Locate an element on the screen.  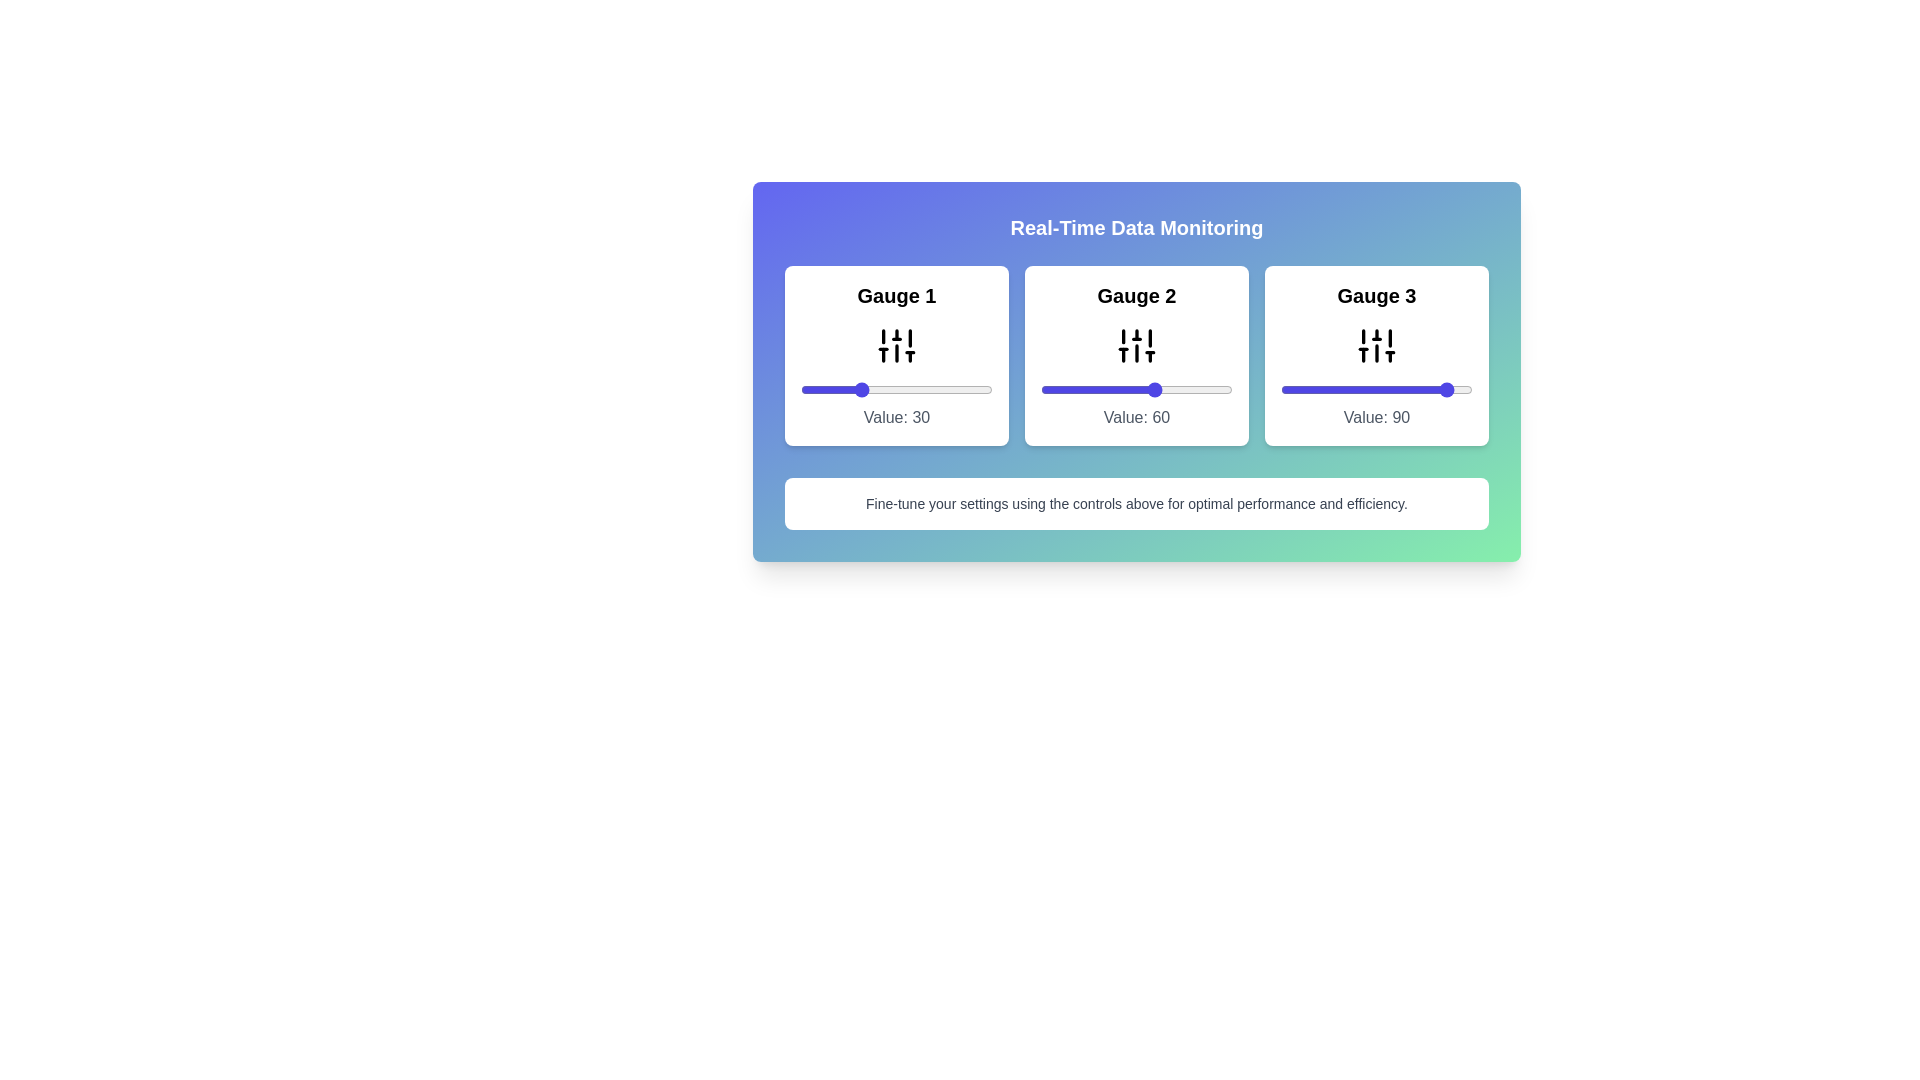
the 'Gauge 2' slider is located at coordinates (1041, 389).